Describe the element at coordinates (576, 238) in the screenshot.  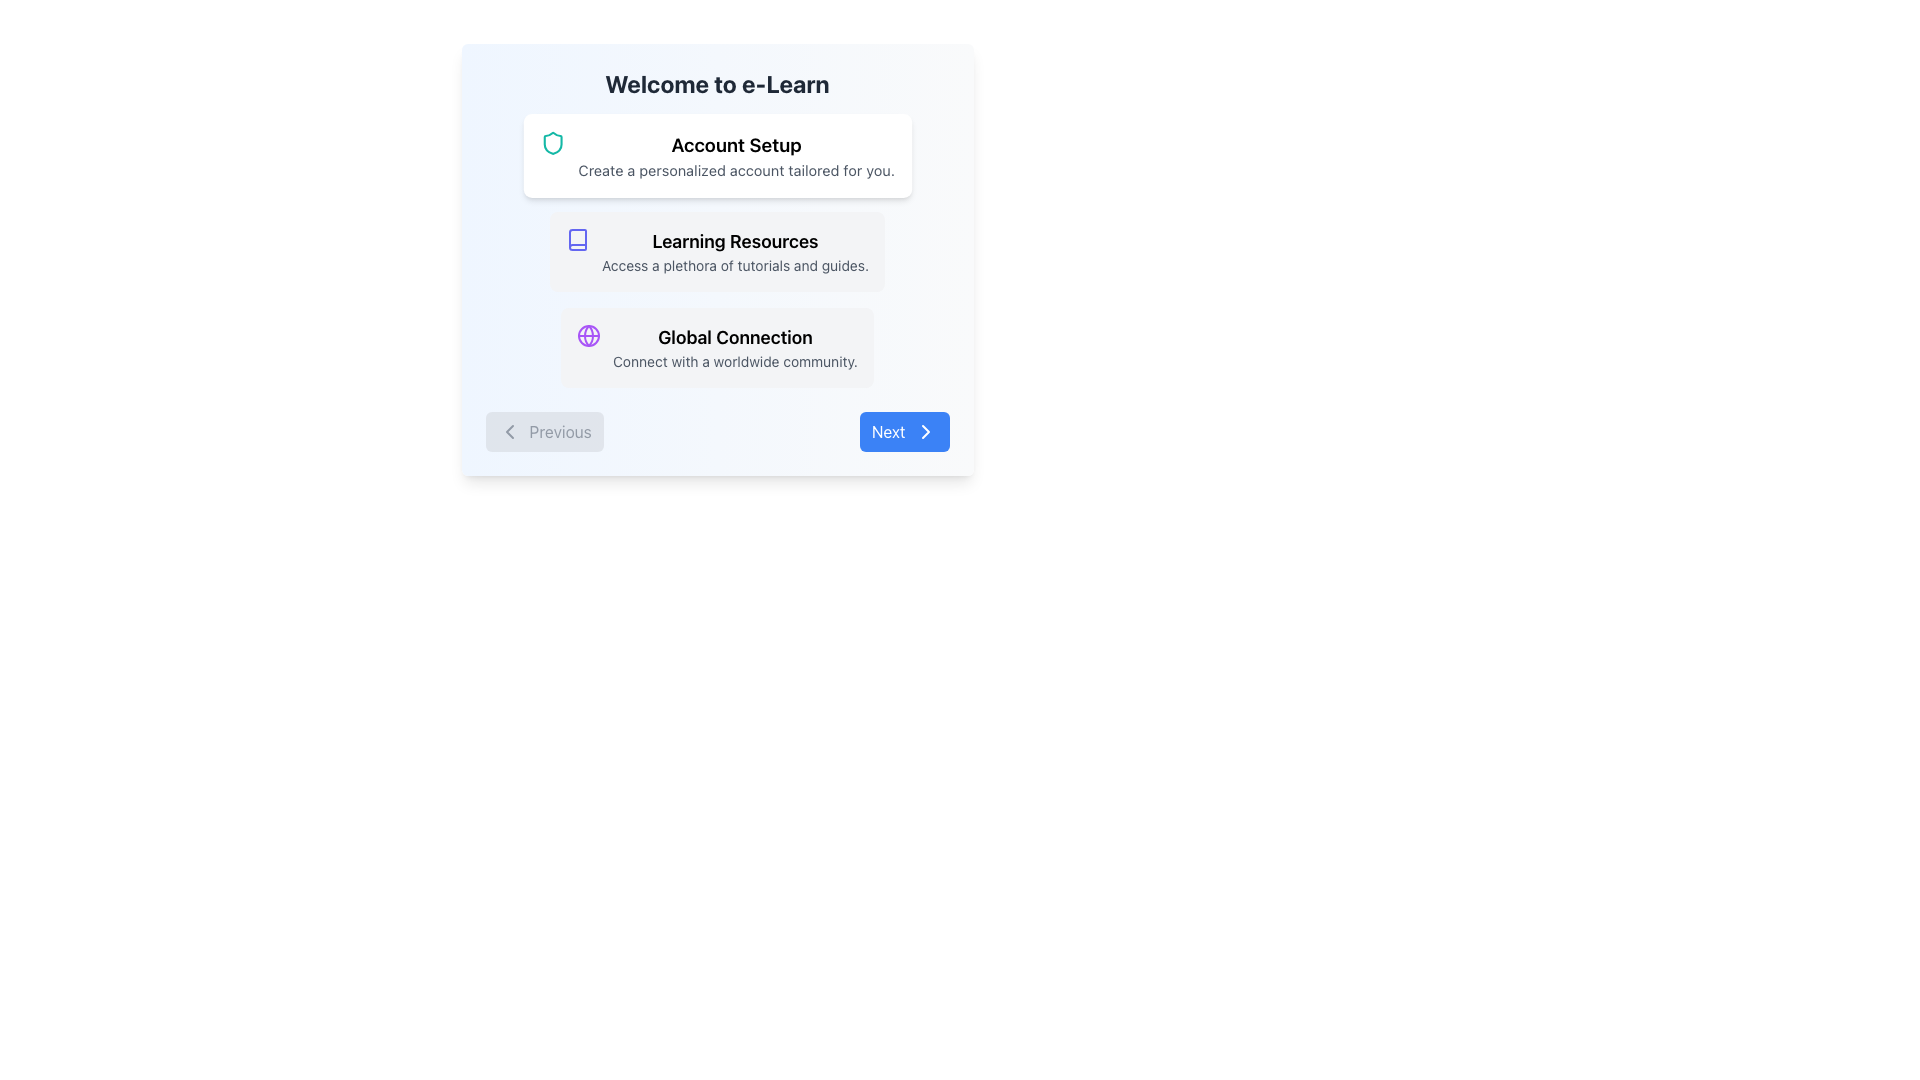
I see `the small, square-shaped blue outlined book icon located to the left of the 'Learning Resources' text` at that location.